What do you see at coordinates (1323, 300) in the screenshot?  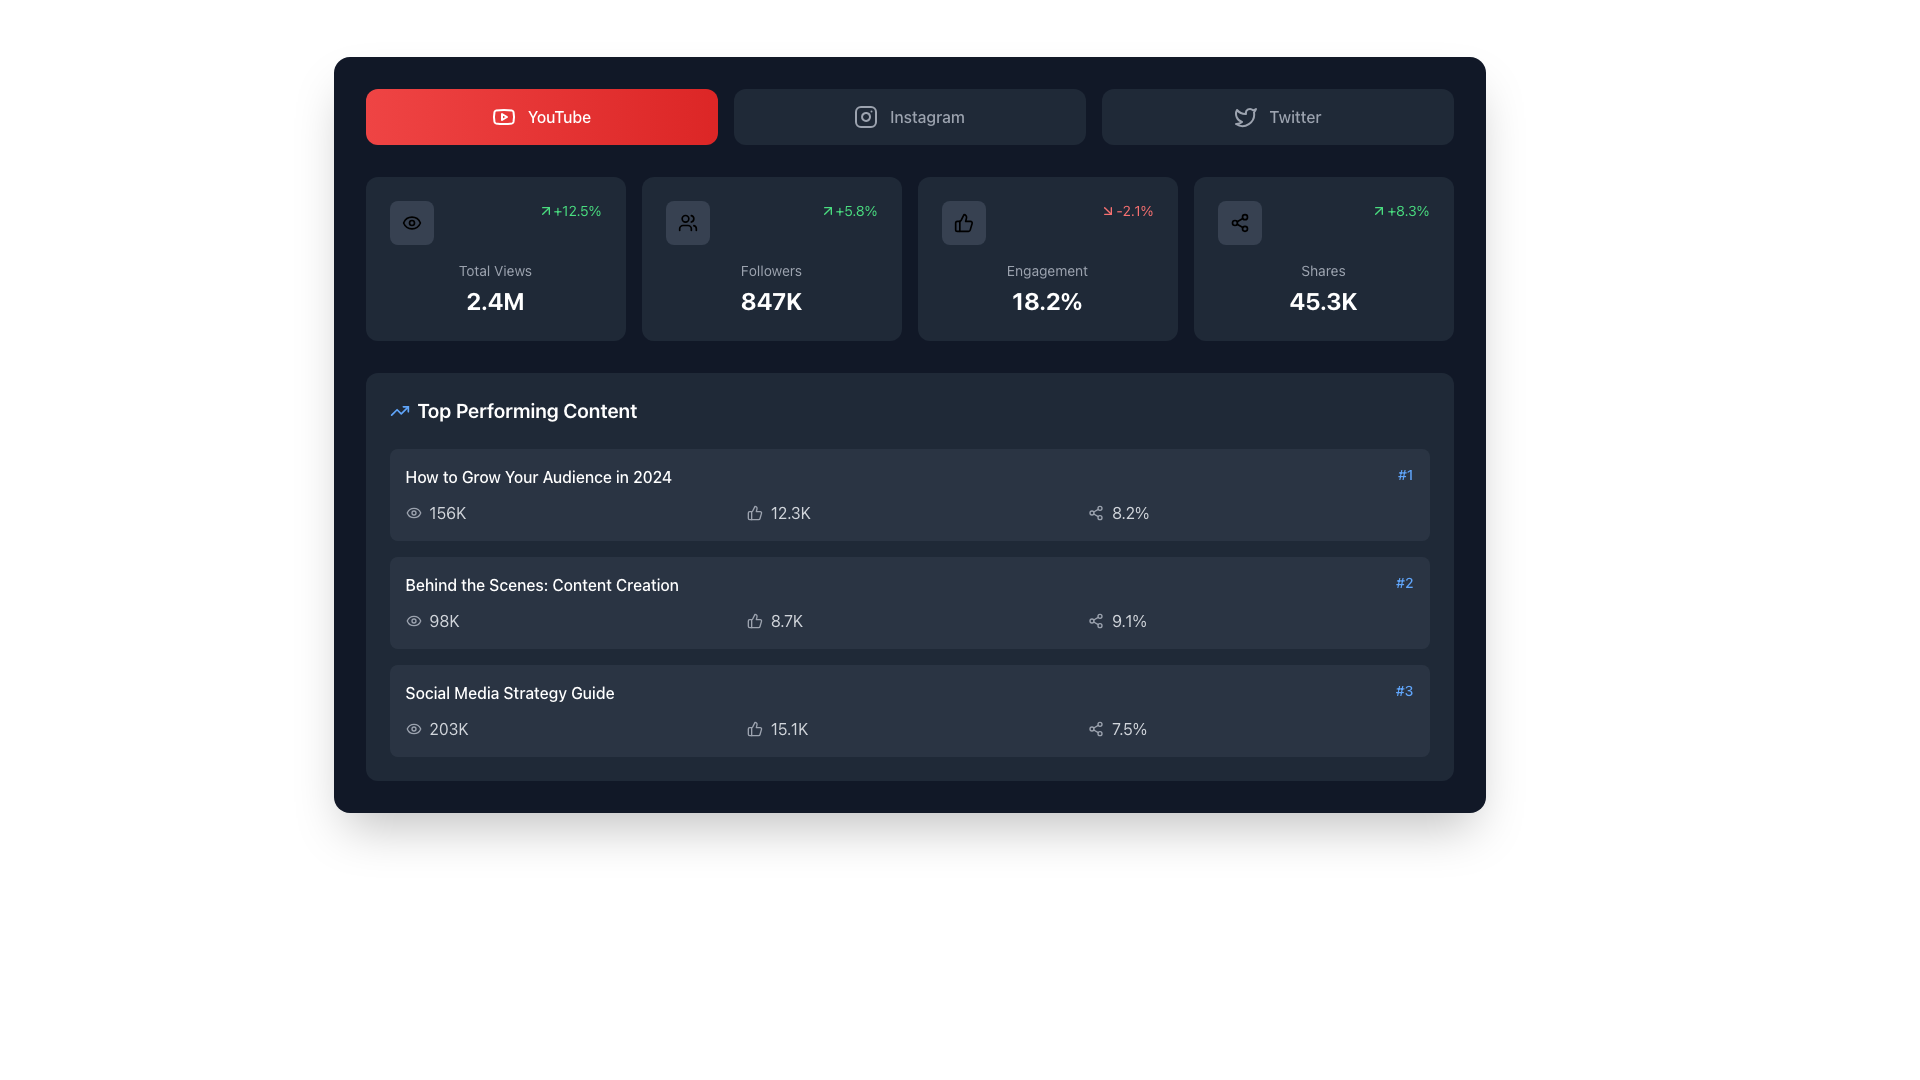 I see `the static label that displays the count of shares, located within the 'Shares' box at the top-right part of the dashboard interface` at bounding box center [1323, 300].